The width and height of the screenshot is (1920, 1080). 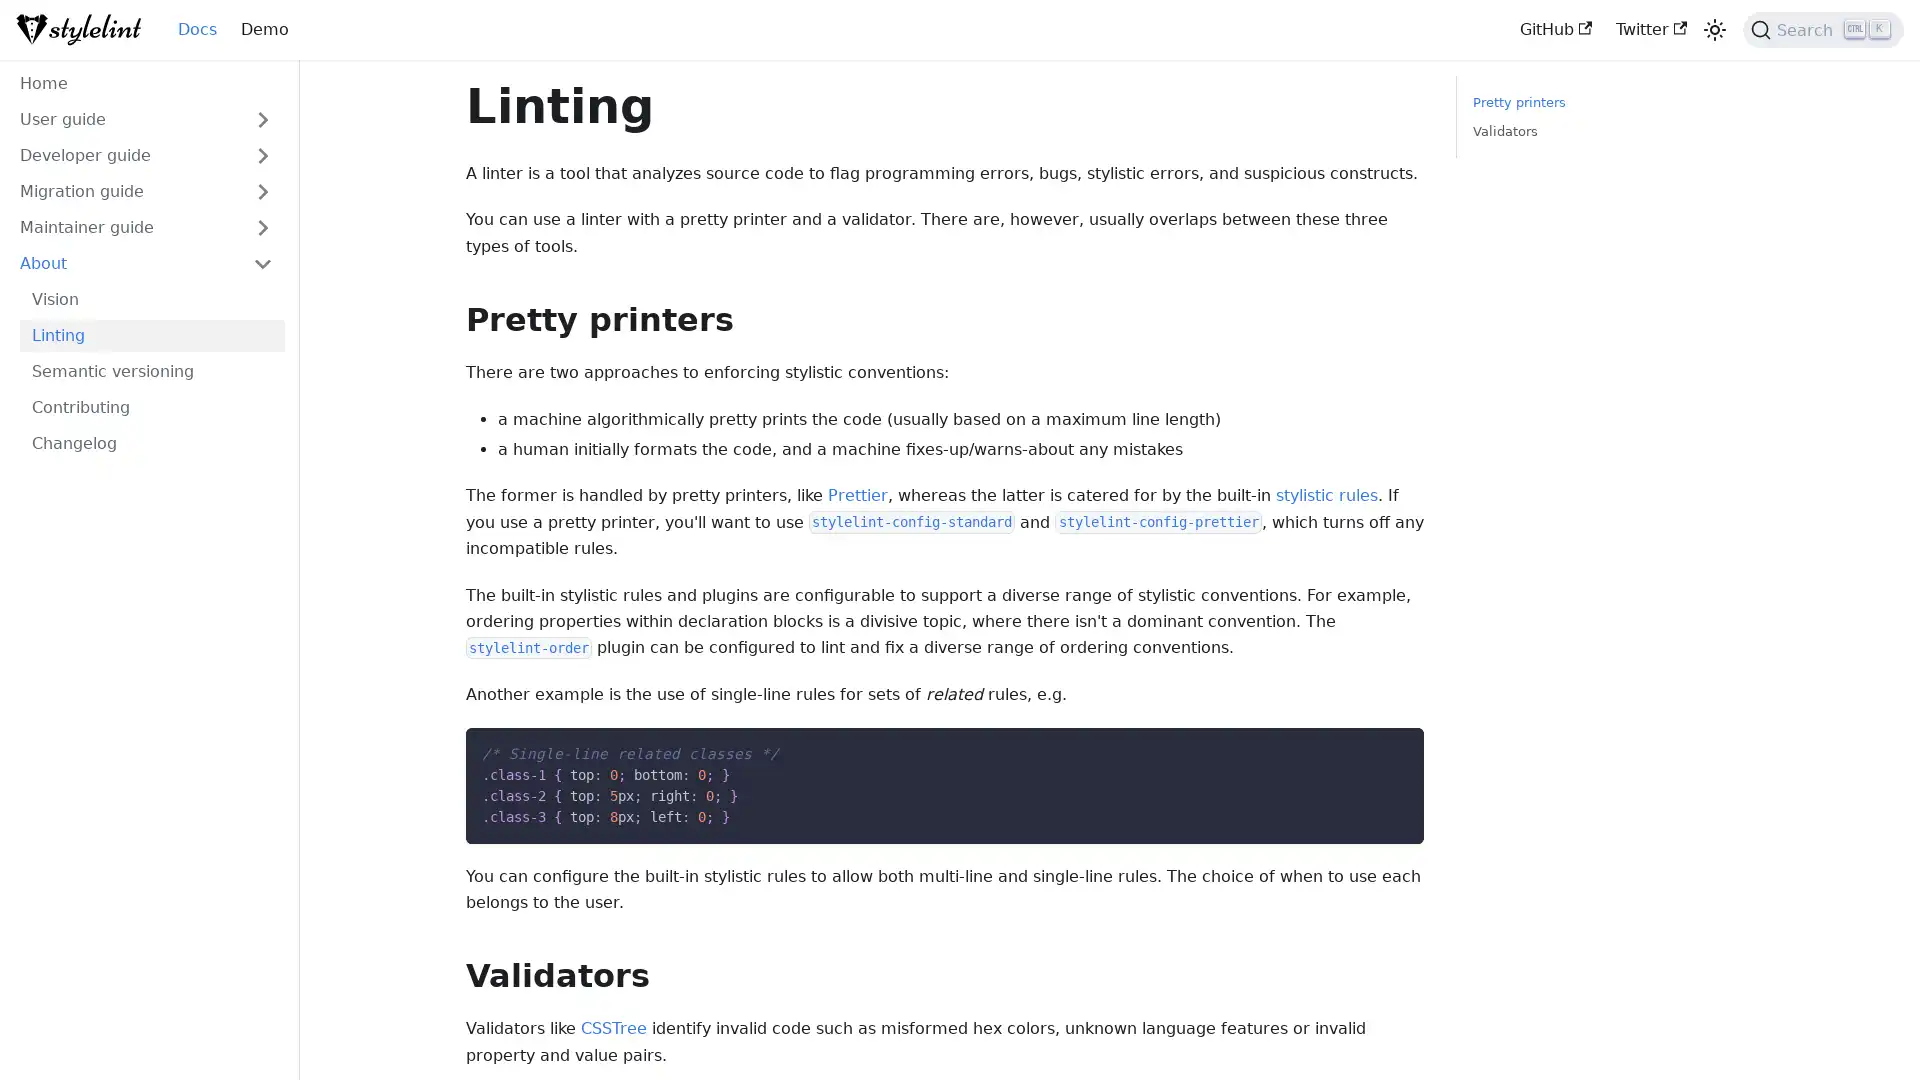 What do you see at coordinates (1823, 30) in the screenshot?
I see `Search` at bounding box center [1823, 30].